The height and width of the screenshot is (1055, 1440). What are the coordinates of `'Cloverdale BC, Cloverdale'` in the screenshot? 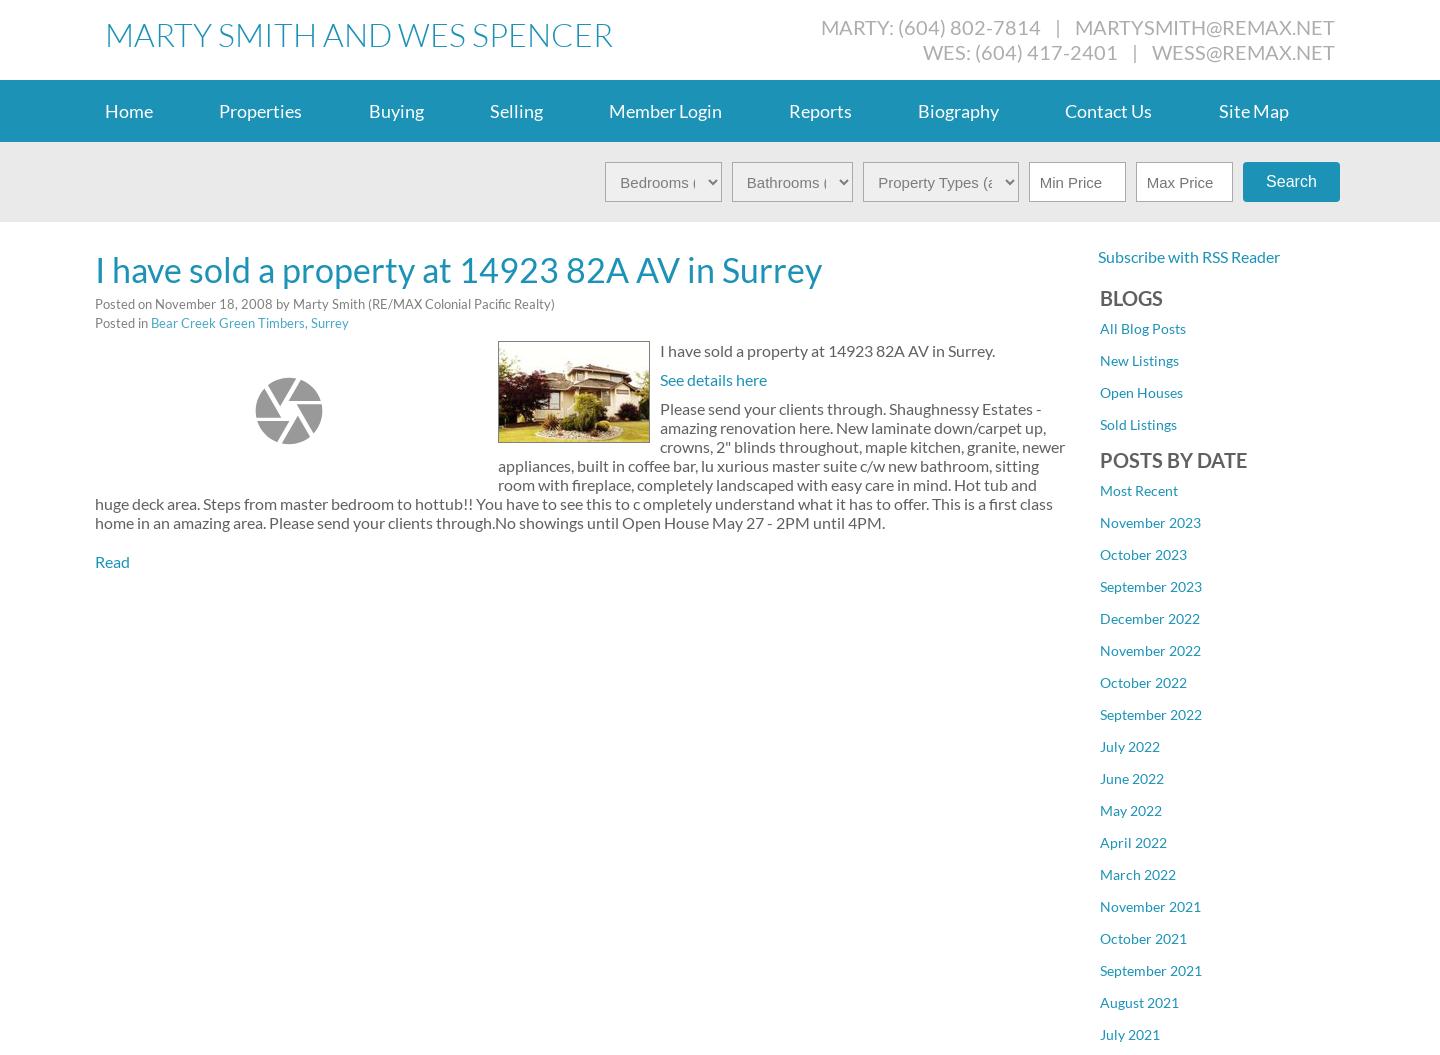 It's located at (1181, 195).